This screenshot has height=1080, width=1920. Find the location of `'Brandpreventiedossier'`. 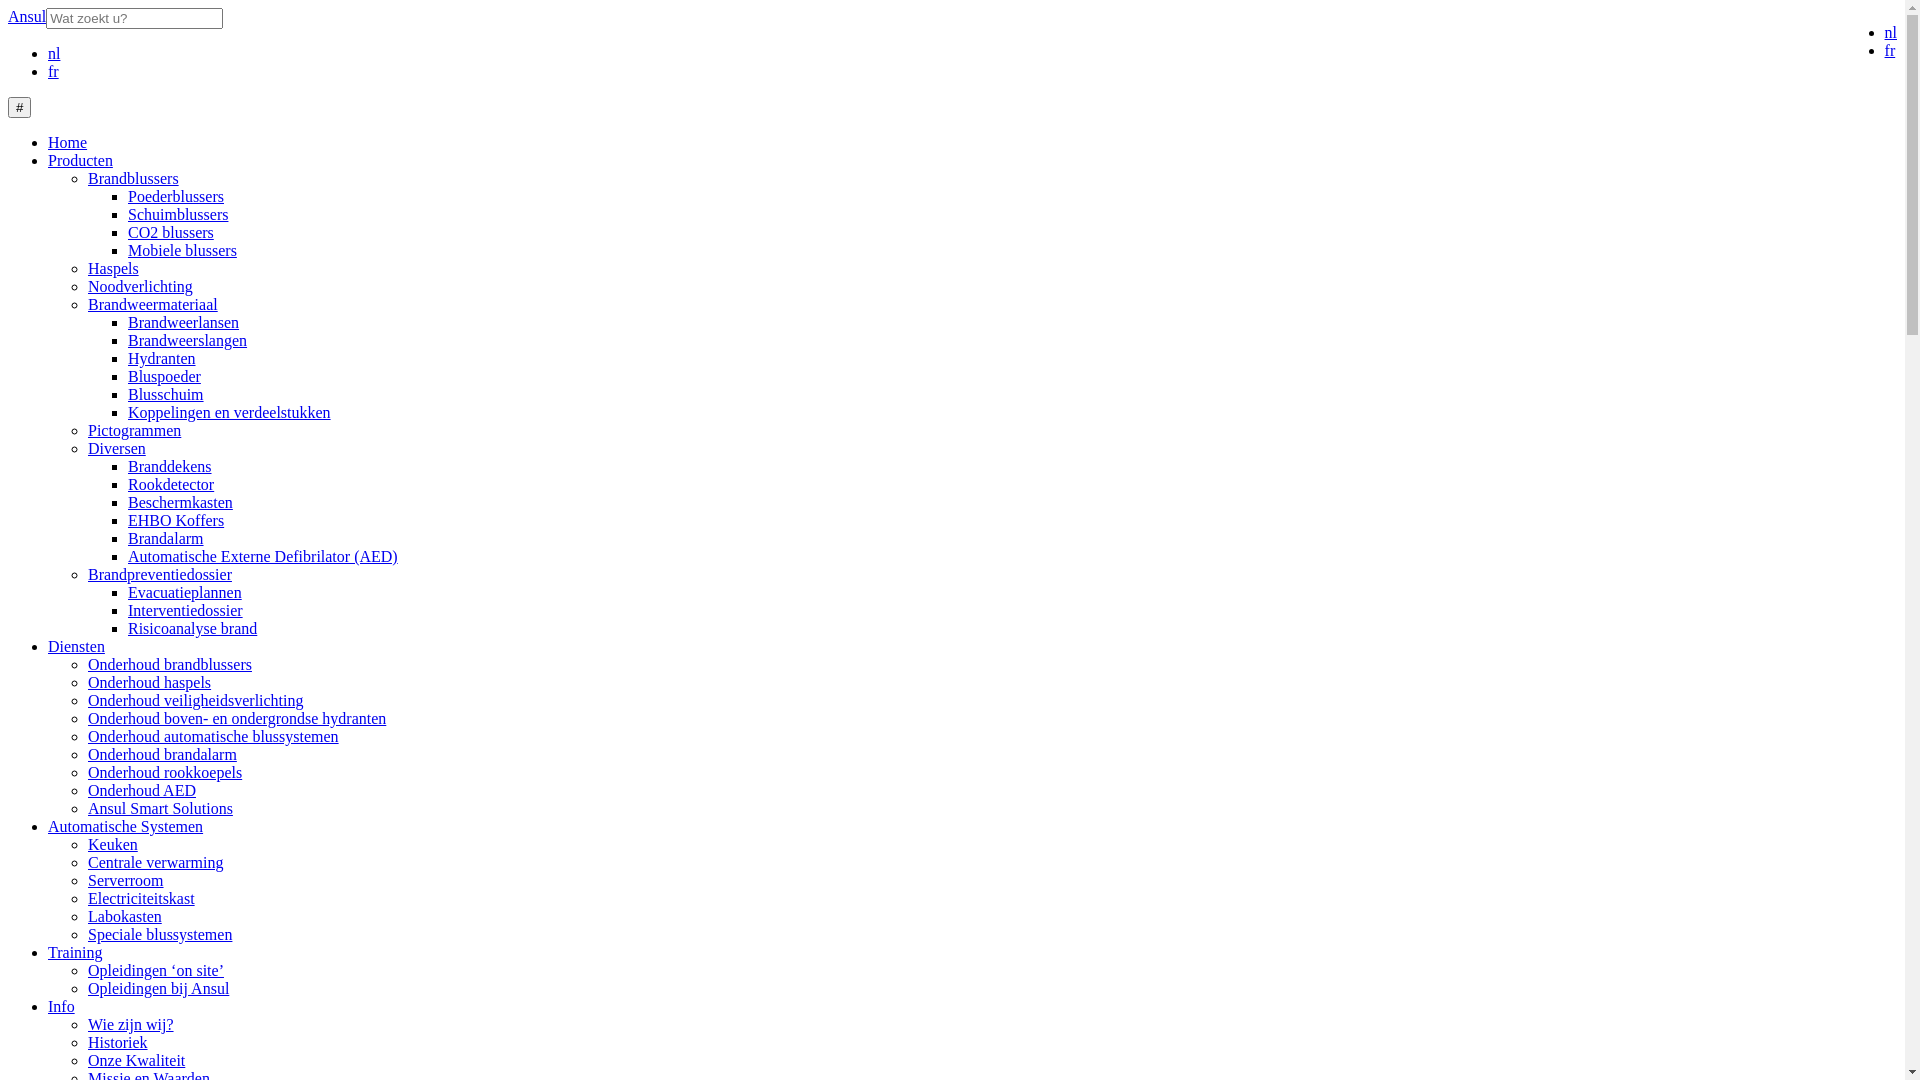

'Brandpreventiedossier' is located at coordinates (158, 574).